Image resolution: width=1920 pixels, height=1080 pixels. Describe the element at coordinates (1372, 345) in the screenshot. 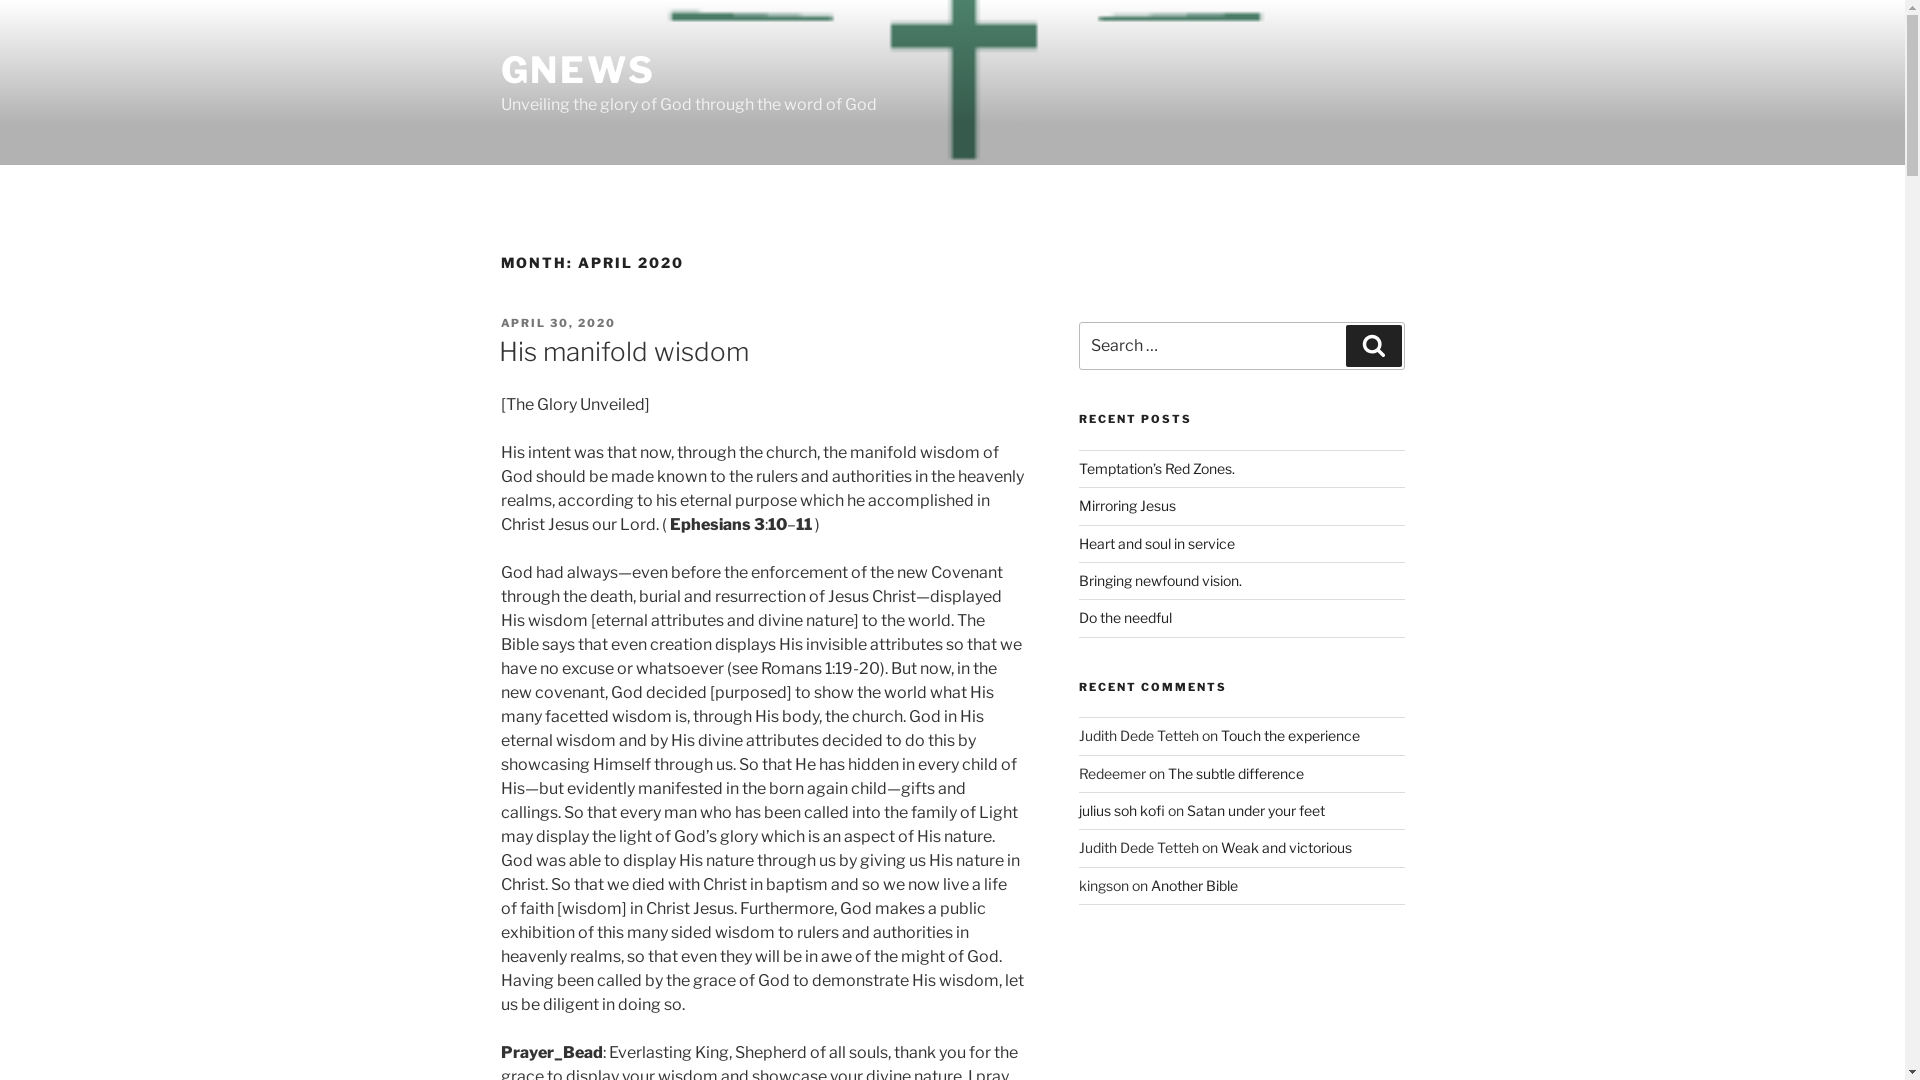

I see `'Search'` at that location.